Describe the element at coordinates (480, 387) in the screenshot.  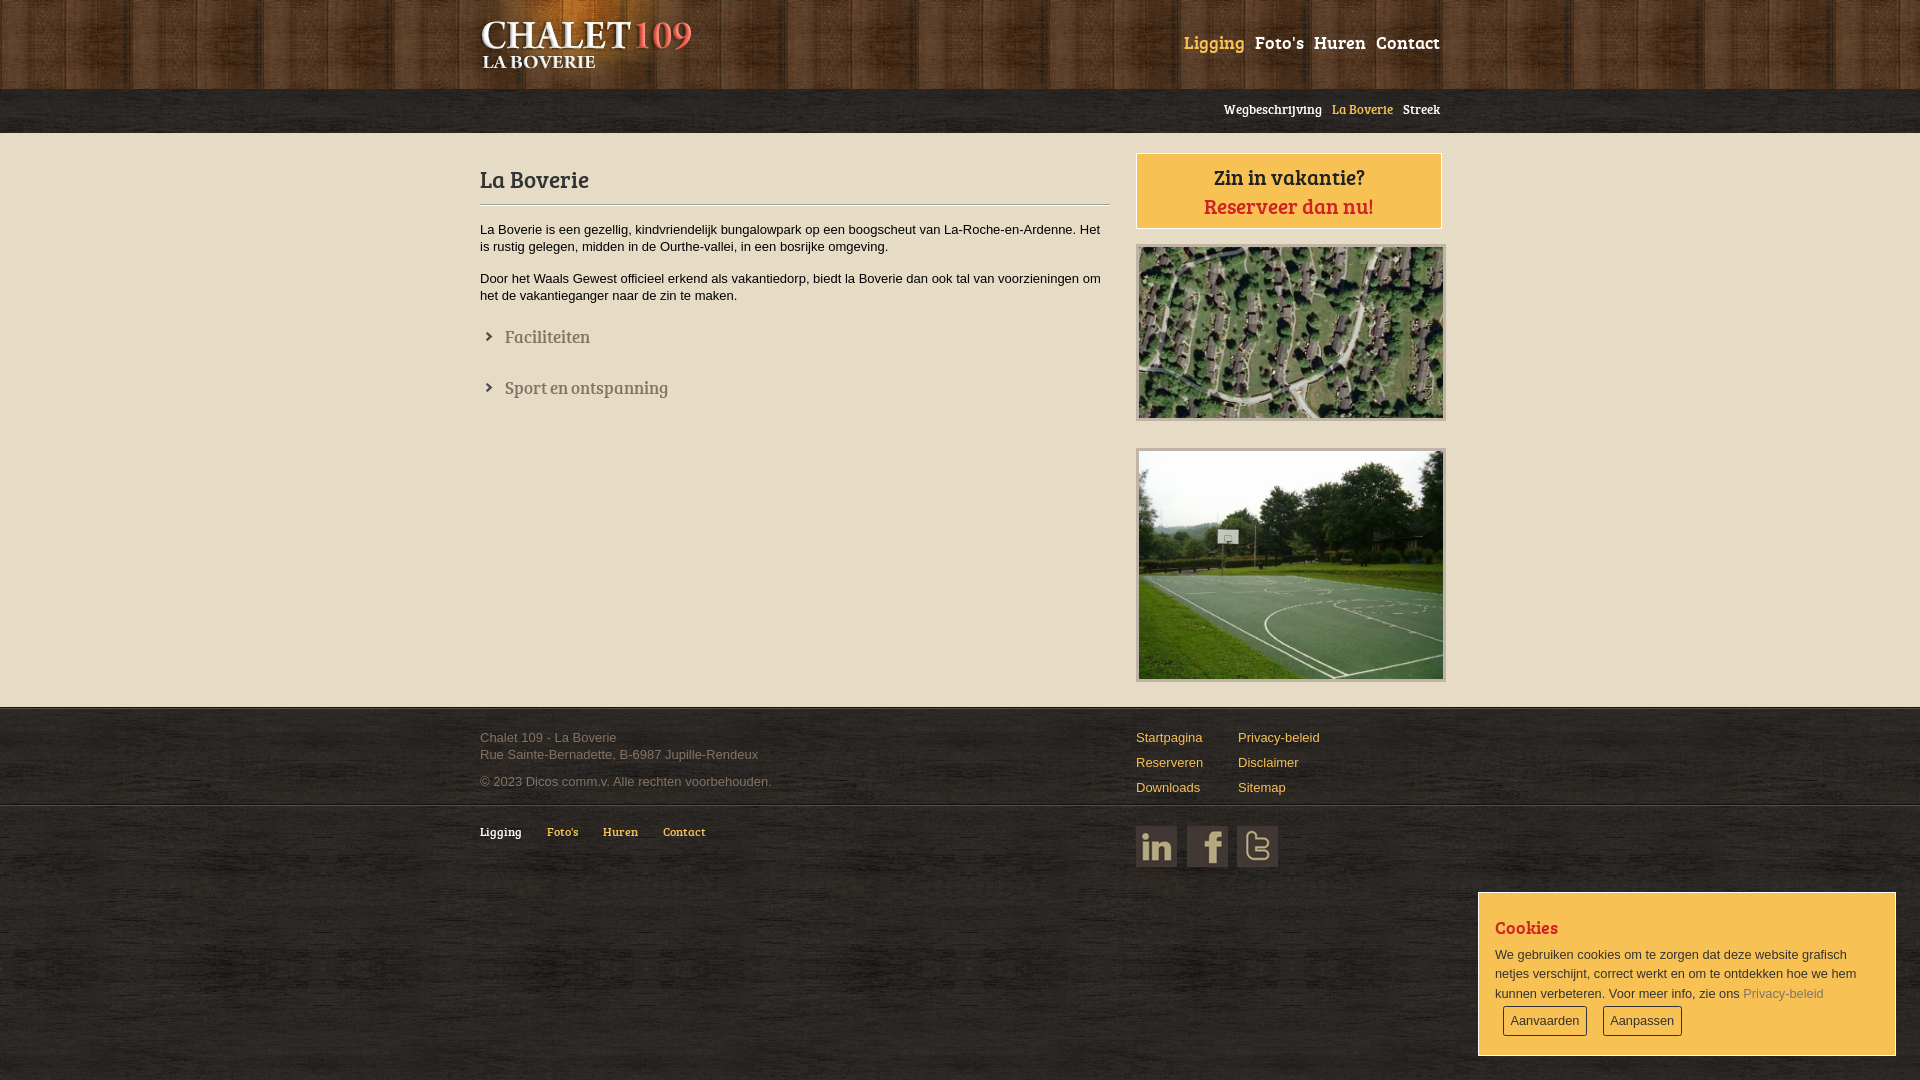
I see `'Sport en ontspanning'` at that location.